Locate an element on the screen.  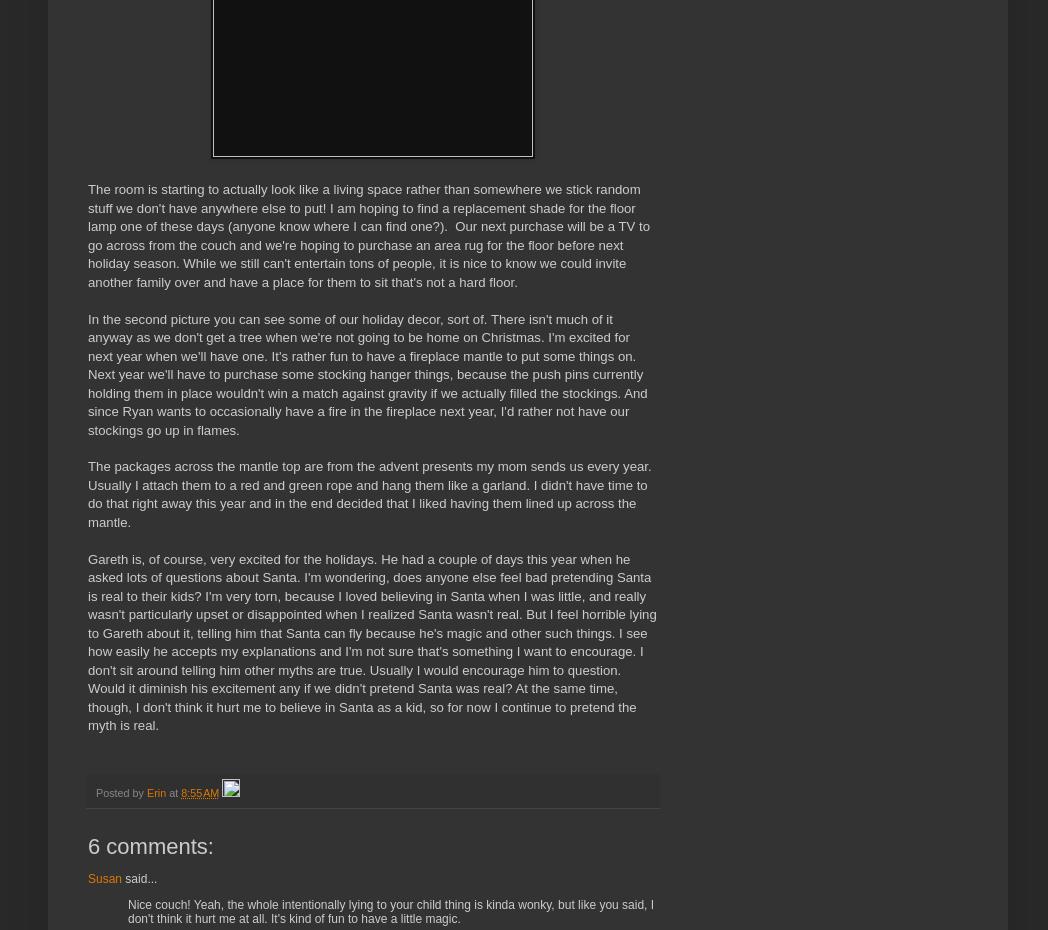
'The room is starting to actually look like a living space rather than somewhere we stick random stuff we don't have anywhere else to put! I am hoping to find a replacement shade for the floor lamp one of these days (anyone know where I can find one?).  Our next purchase will be a TV to go across from the couch and we're hoping to purchase an area rug for the floor before next holiday season. While we still can't entertain tons of people, it is nice to know we could invite another family over and have a place for them to sit that's not a hard floor.' is located at coordinates (368, 235).